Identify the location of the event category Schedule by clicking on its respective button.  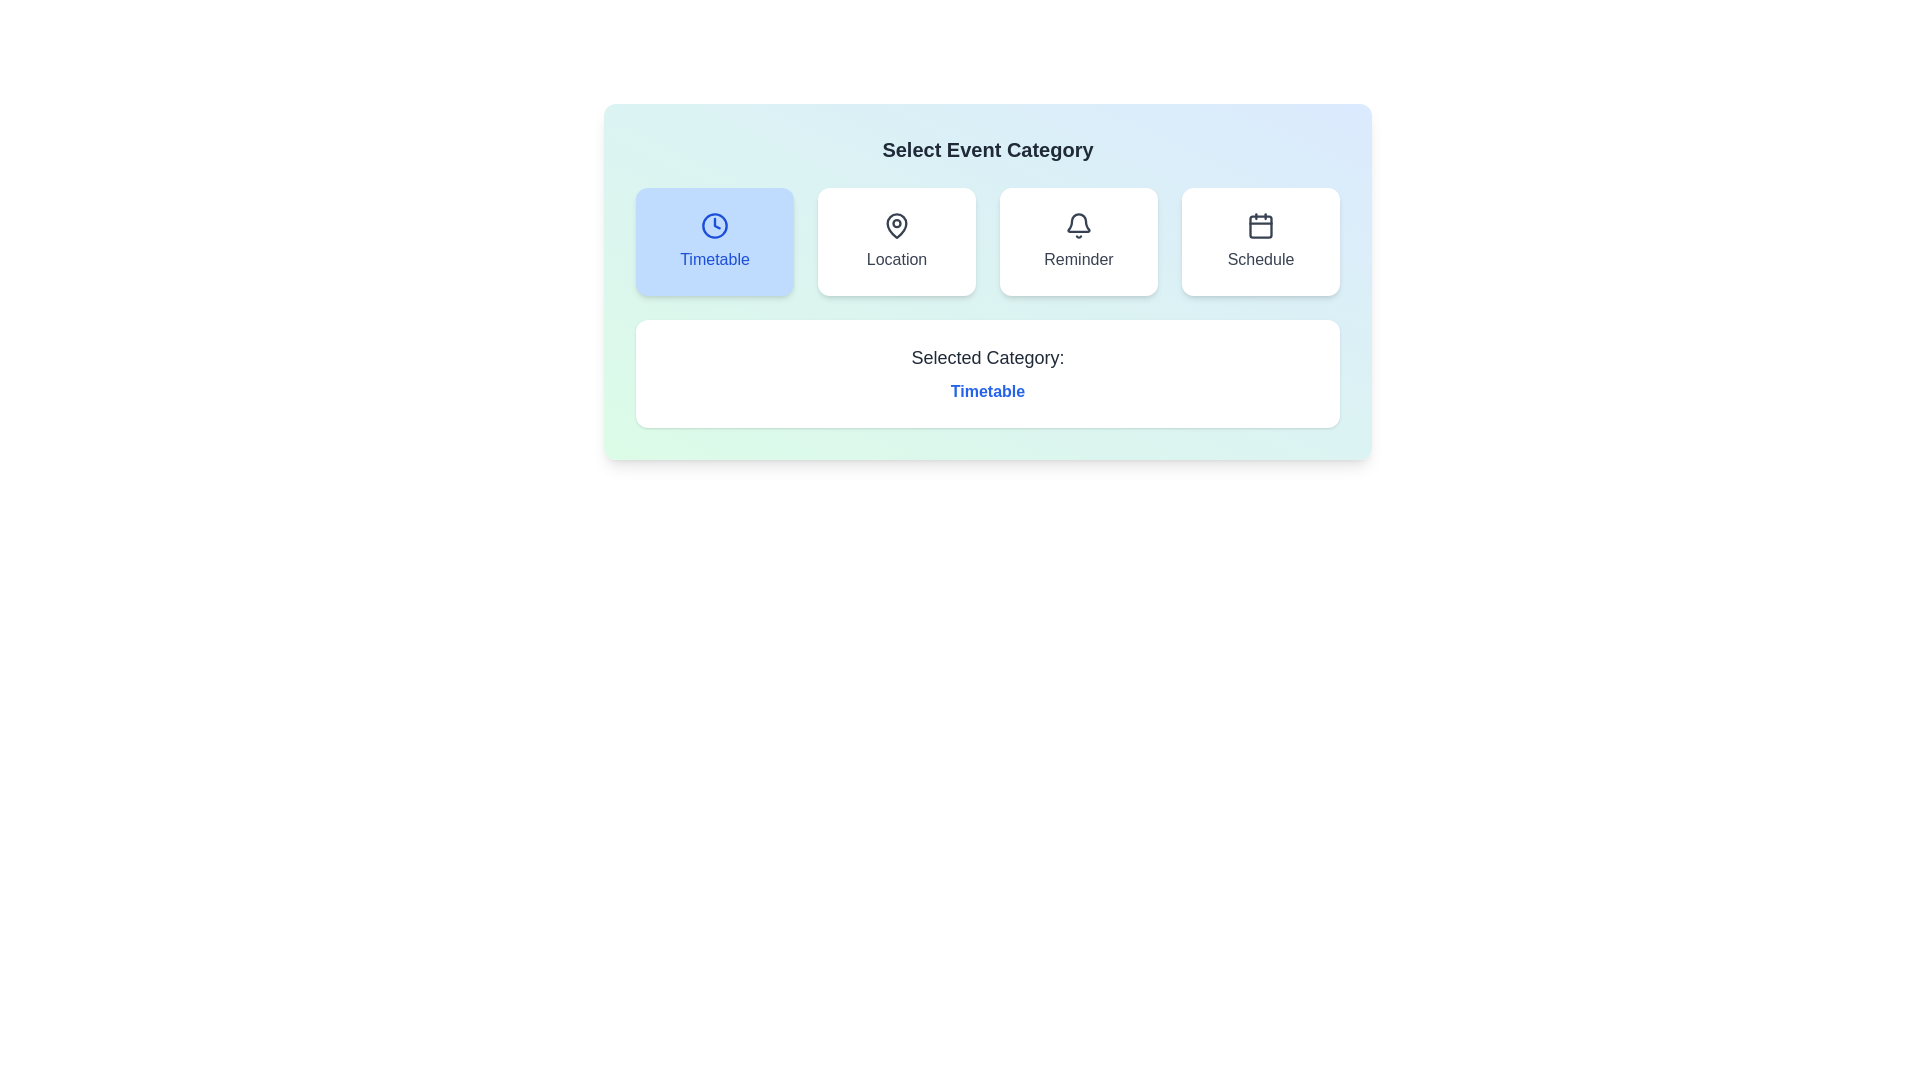
(1260, 241).